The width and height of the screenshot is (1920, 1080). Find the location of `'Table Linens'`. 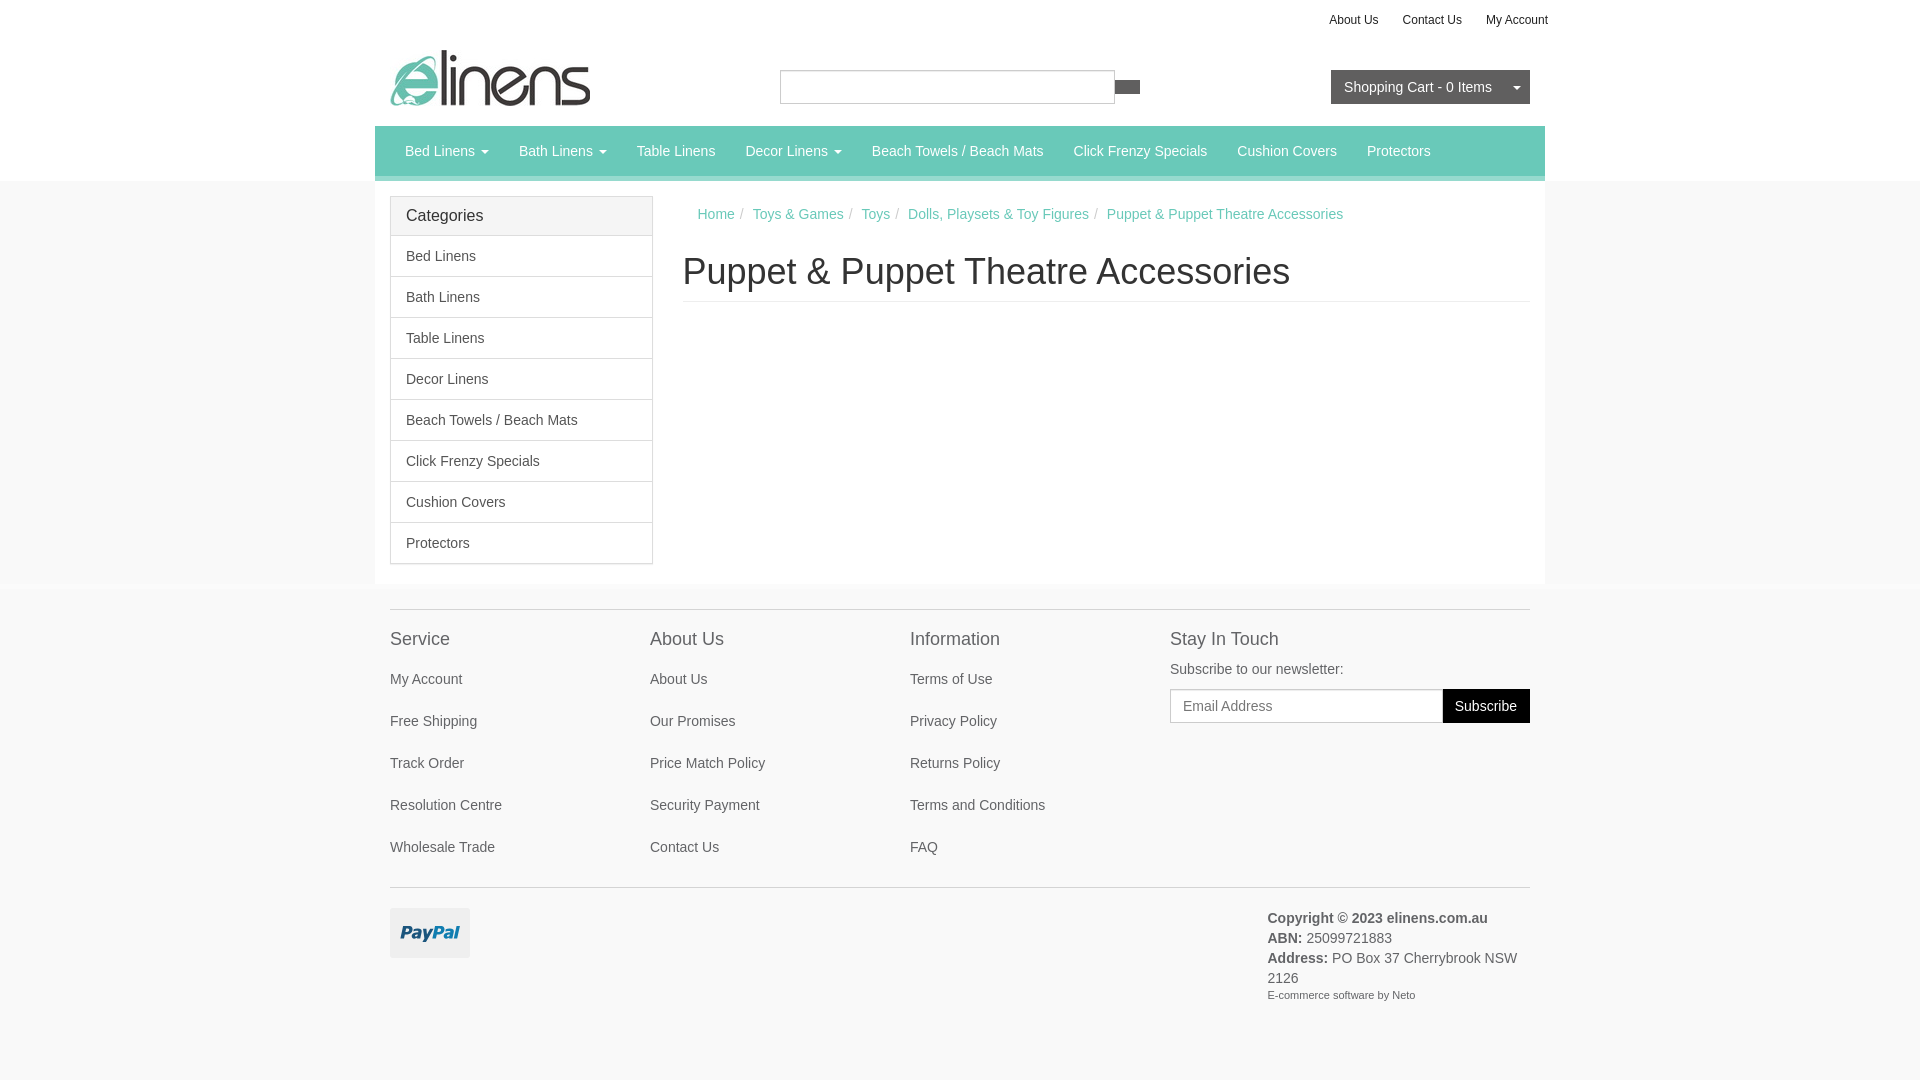

'Table Linens' is located at coordinates (521, 336).